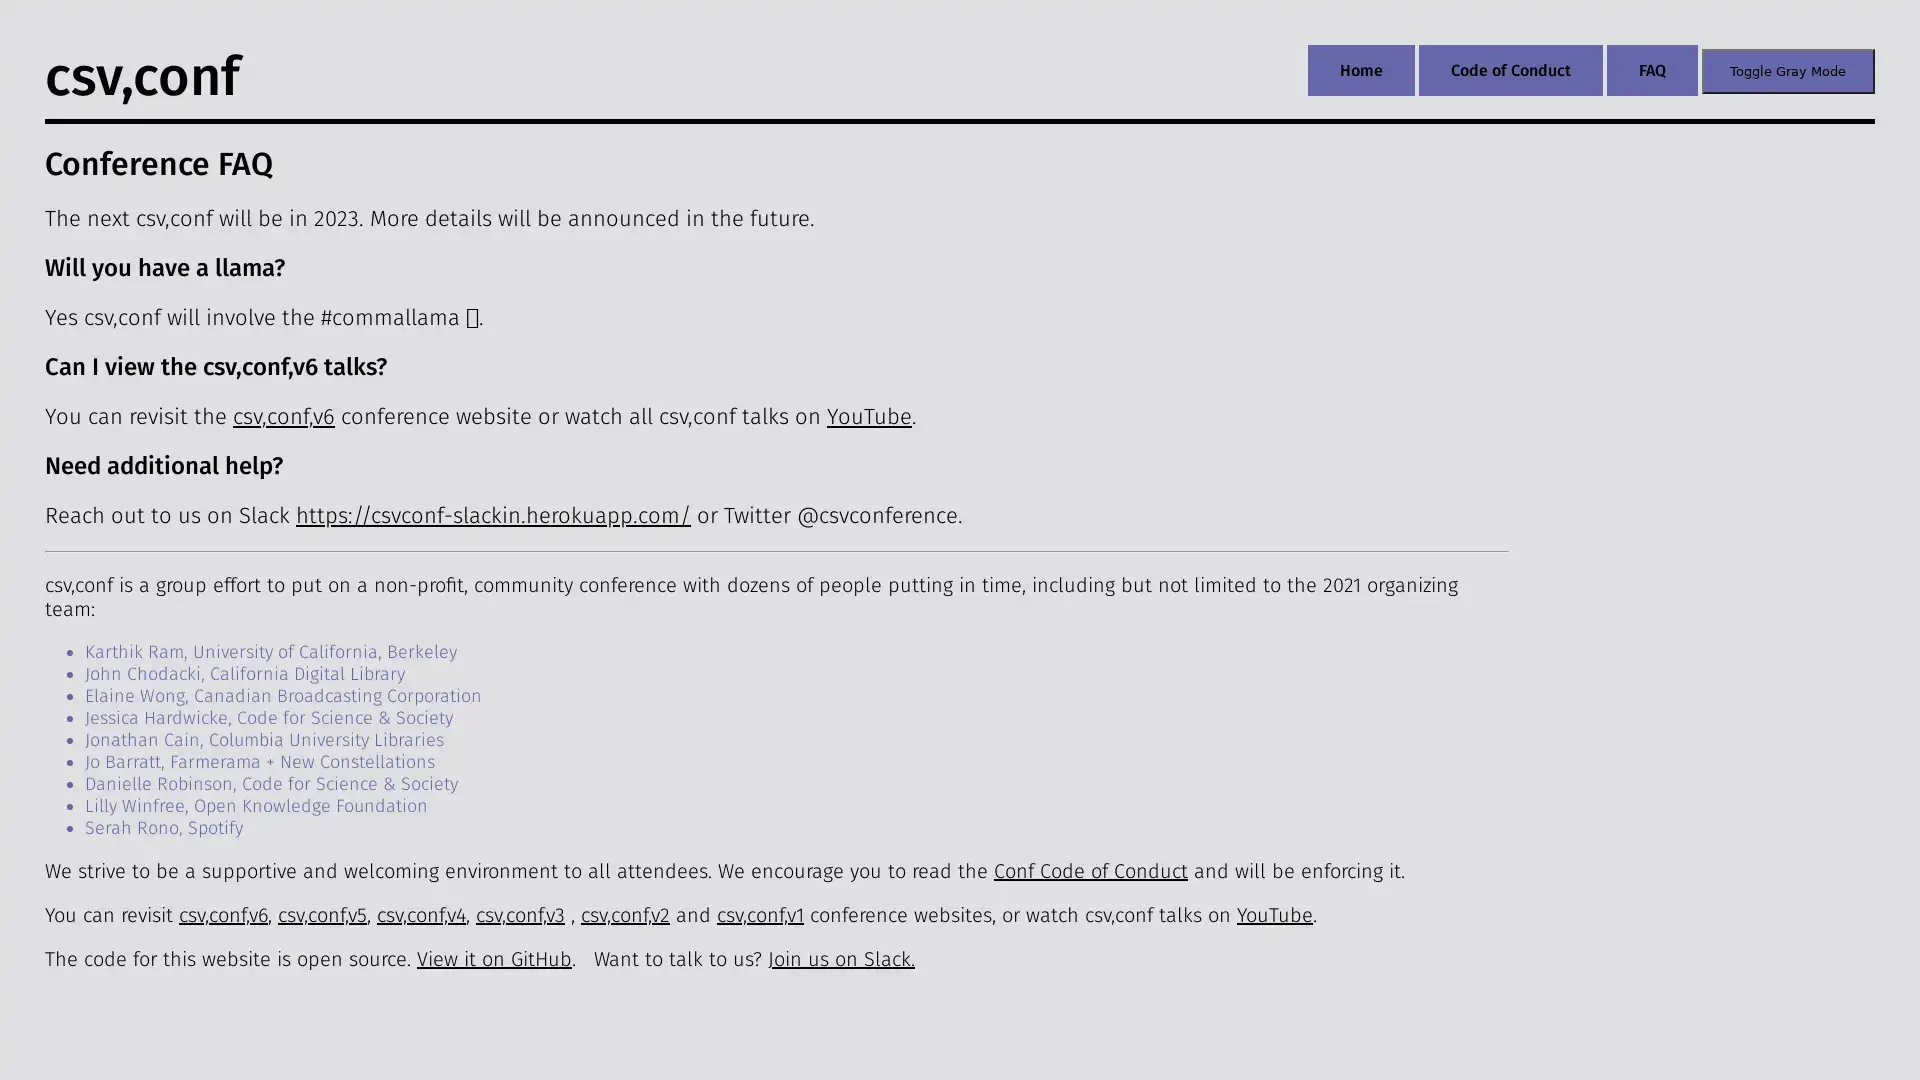 Image resolution: width=1920 pixels, height=1080 pixels. What do you see at coordinates (1788, 69) in the screenshot?
I see `Toggle Gray Mode` at bounding box center [1788, 69].